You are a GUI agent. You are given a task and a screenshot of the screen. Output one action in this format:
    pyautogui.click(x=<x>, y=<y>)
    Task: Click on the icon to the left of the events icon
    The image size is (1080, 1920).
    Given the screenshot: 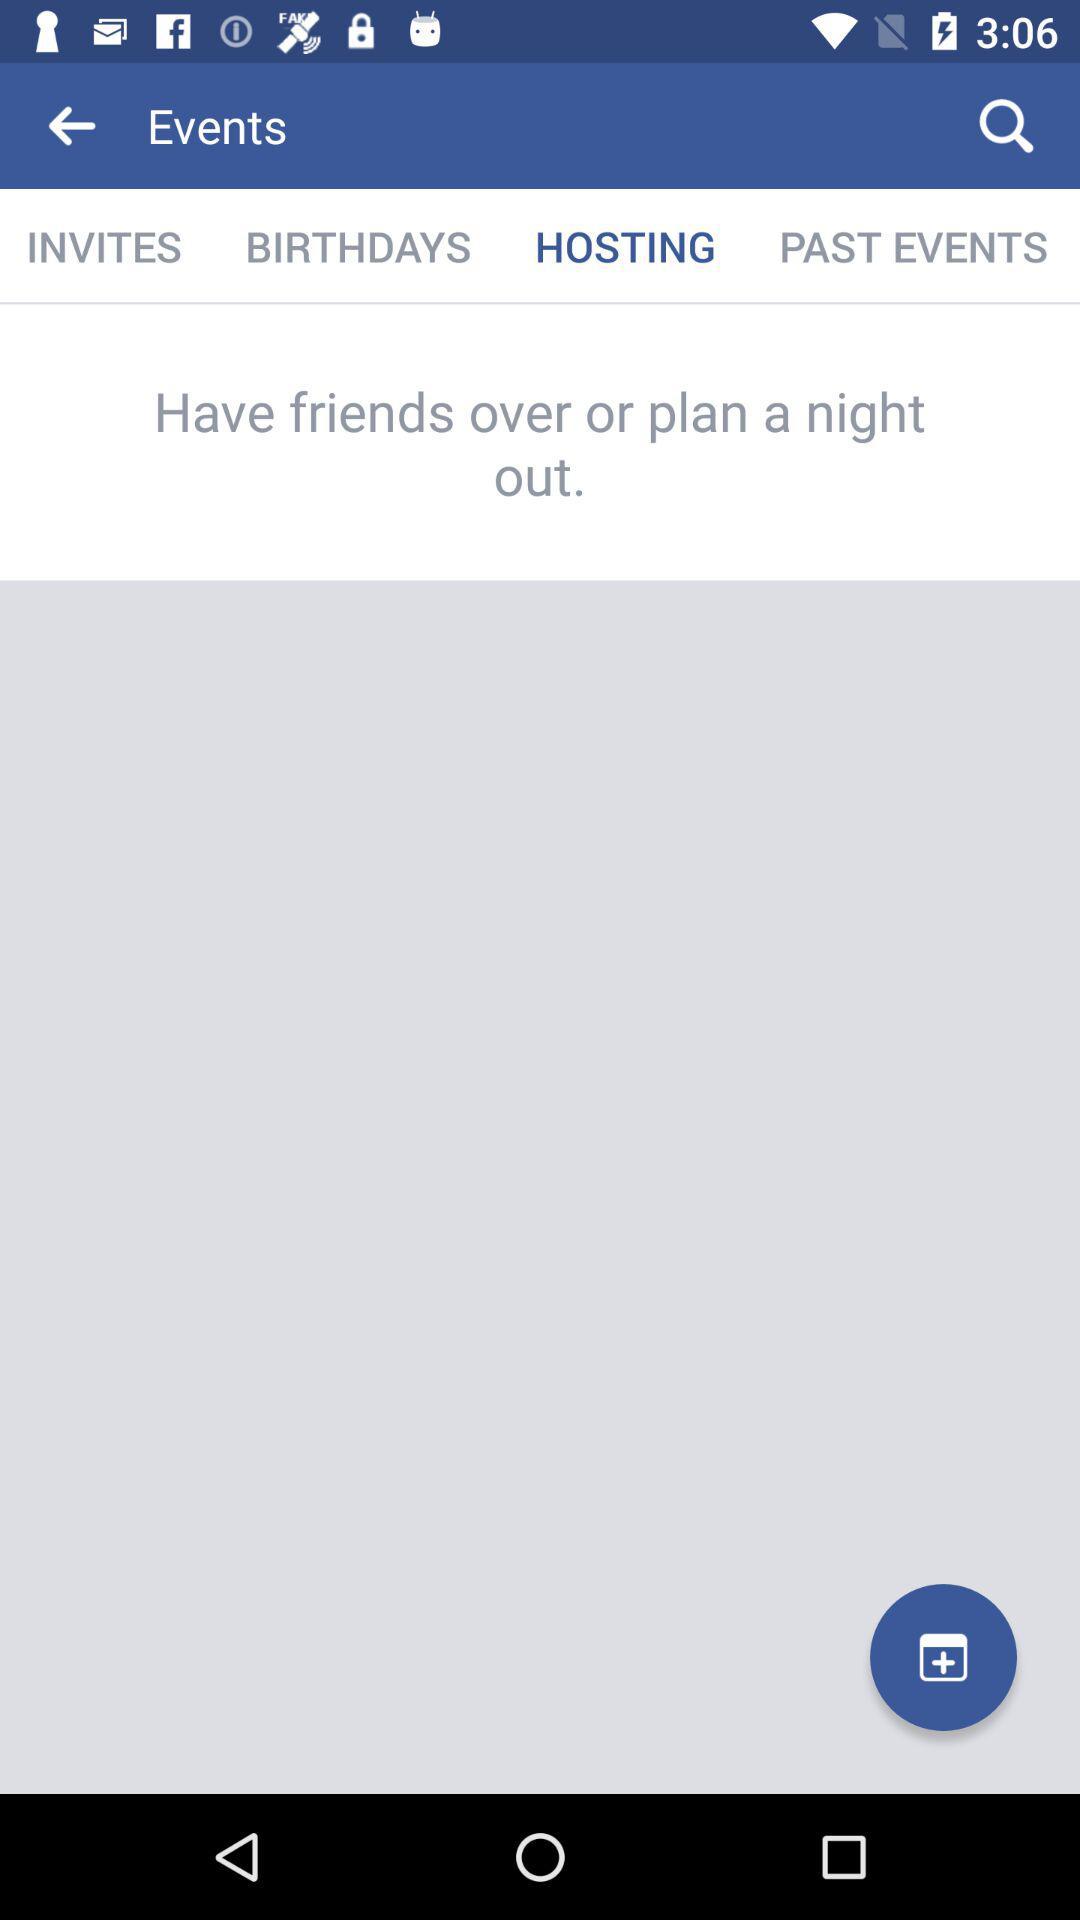 What is the action you would take?
    pyautogui.click(x=72, y=124)
    